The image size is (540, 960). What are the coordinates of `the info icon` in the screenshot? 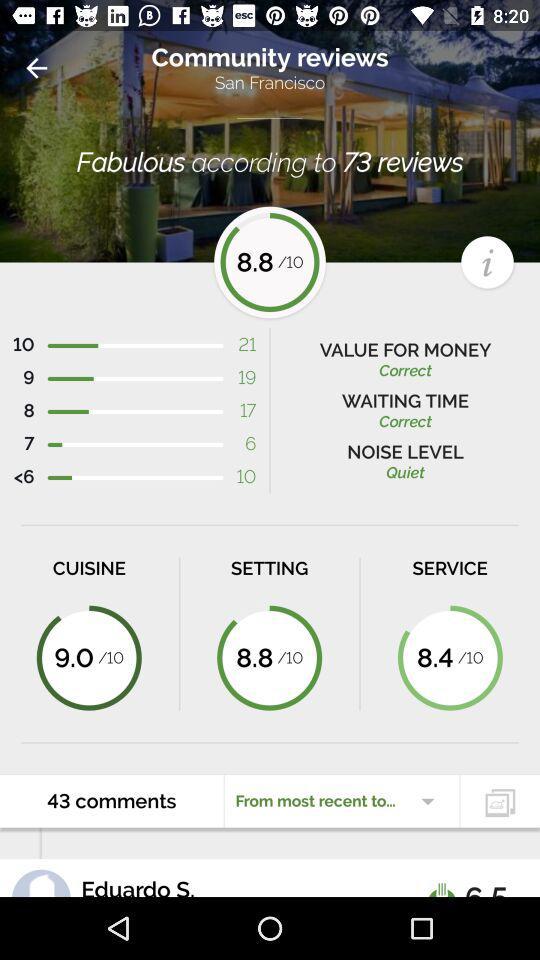 It's located at (486, 261).